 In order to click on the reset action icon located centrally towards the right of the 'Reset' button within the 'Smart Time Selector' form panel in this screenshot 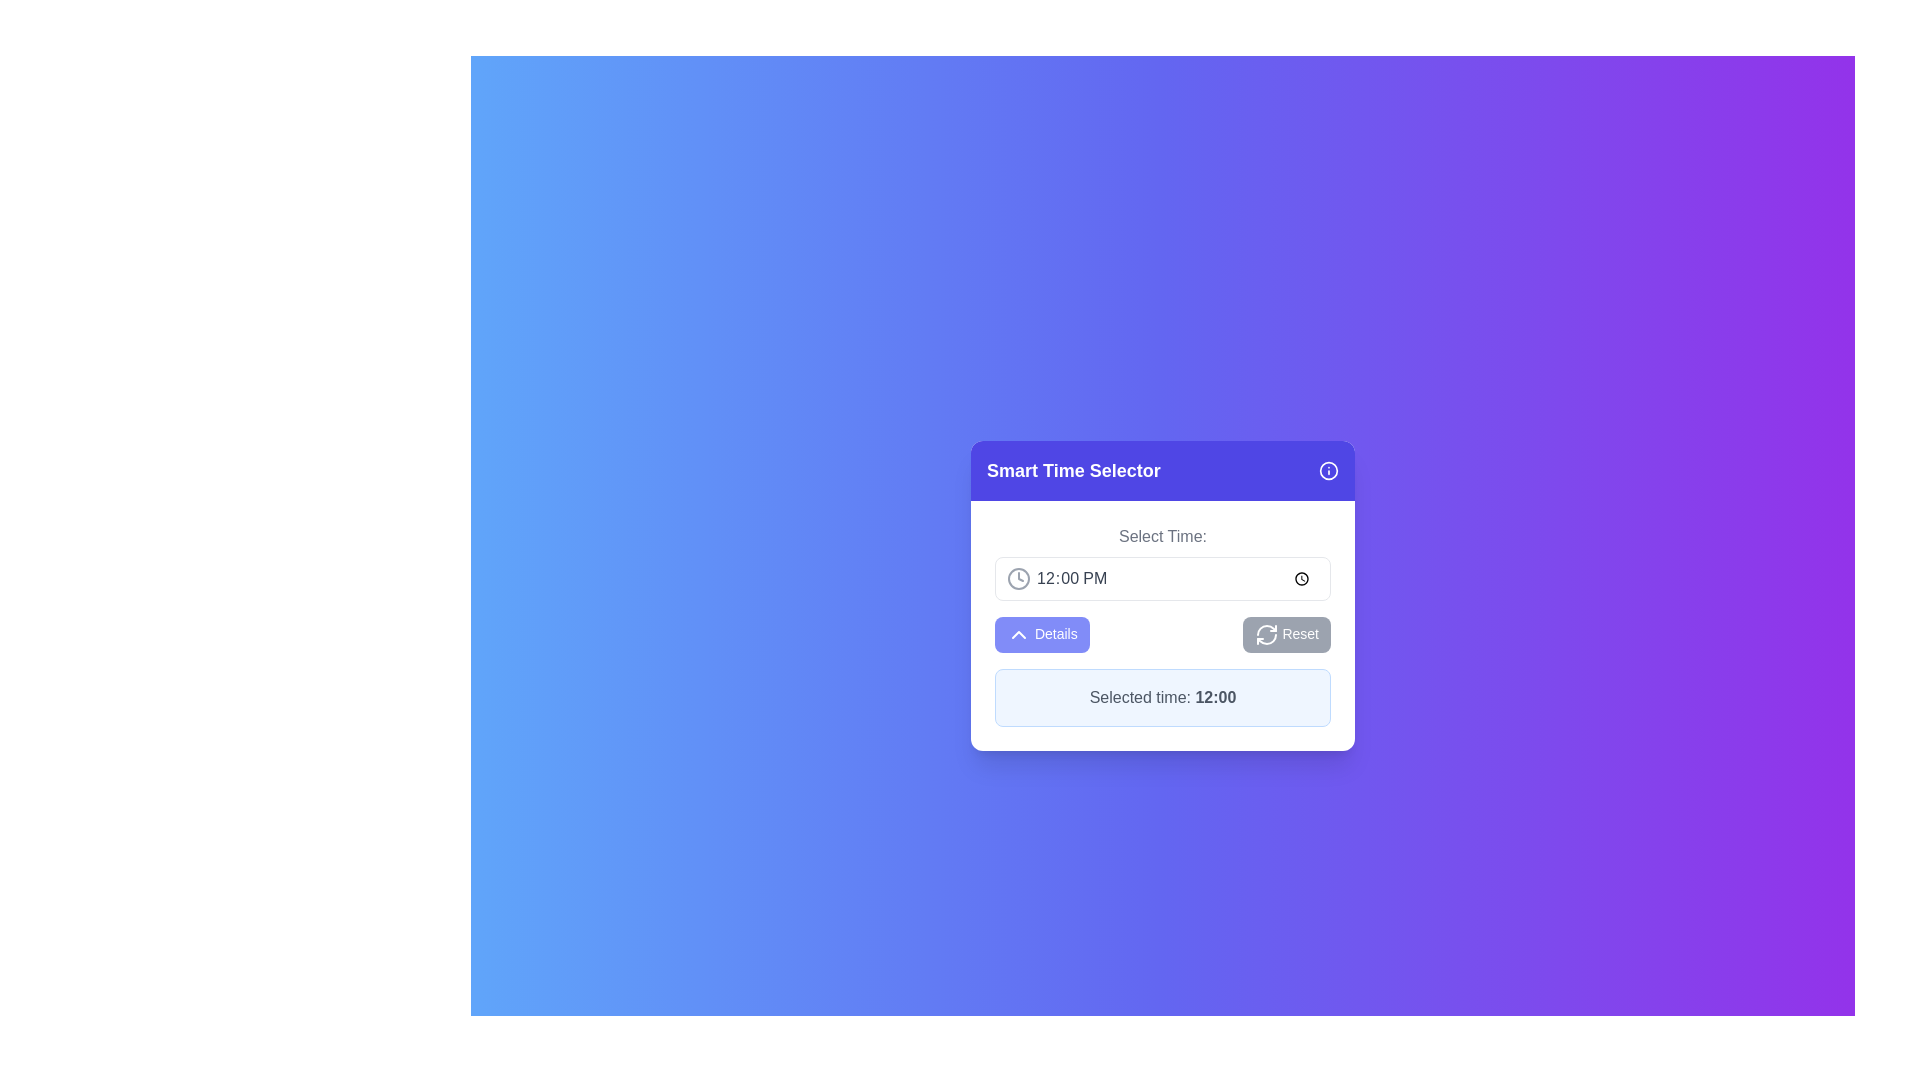, I will do `click(1265, 635)`.